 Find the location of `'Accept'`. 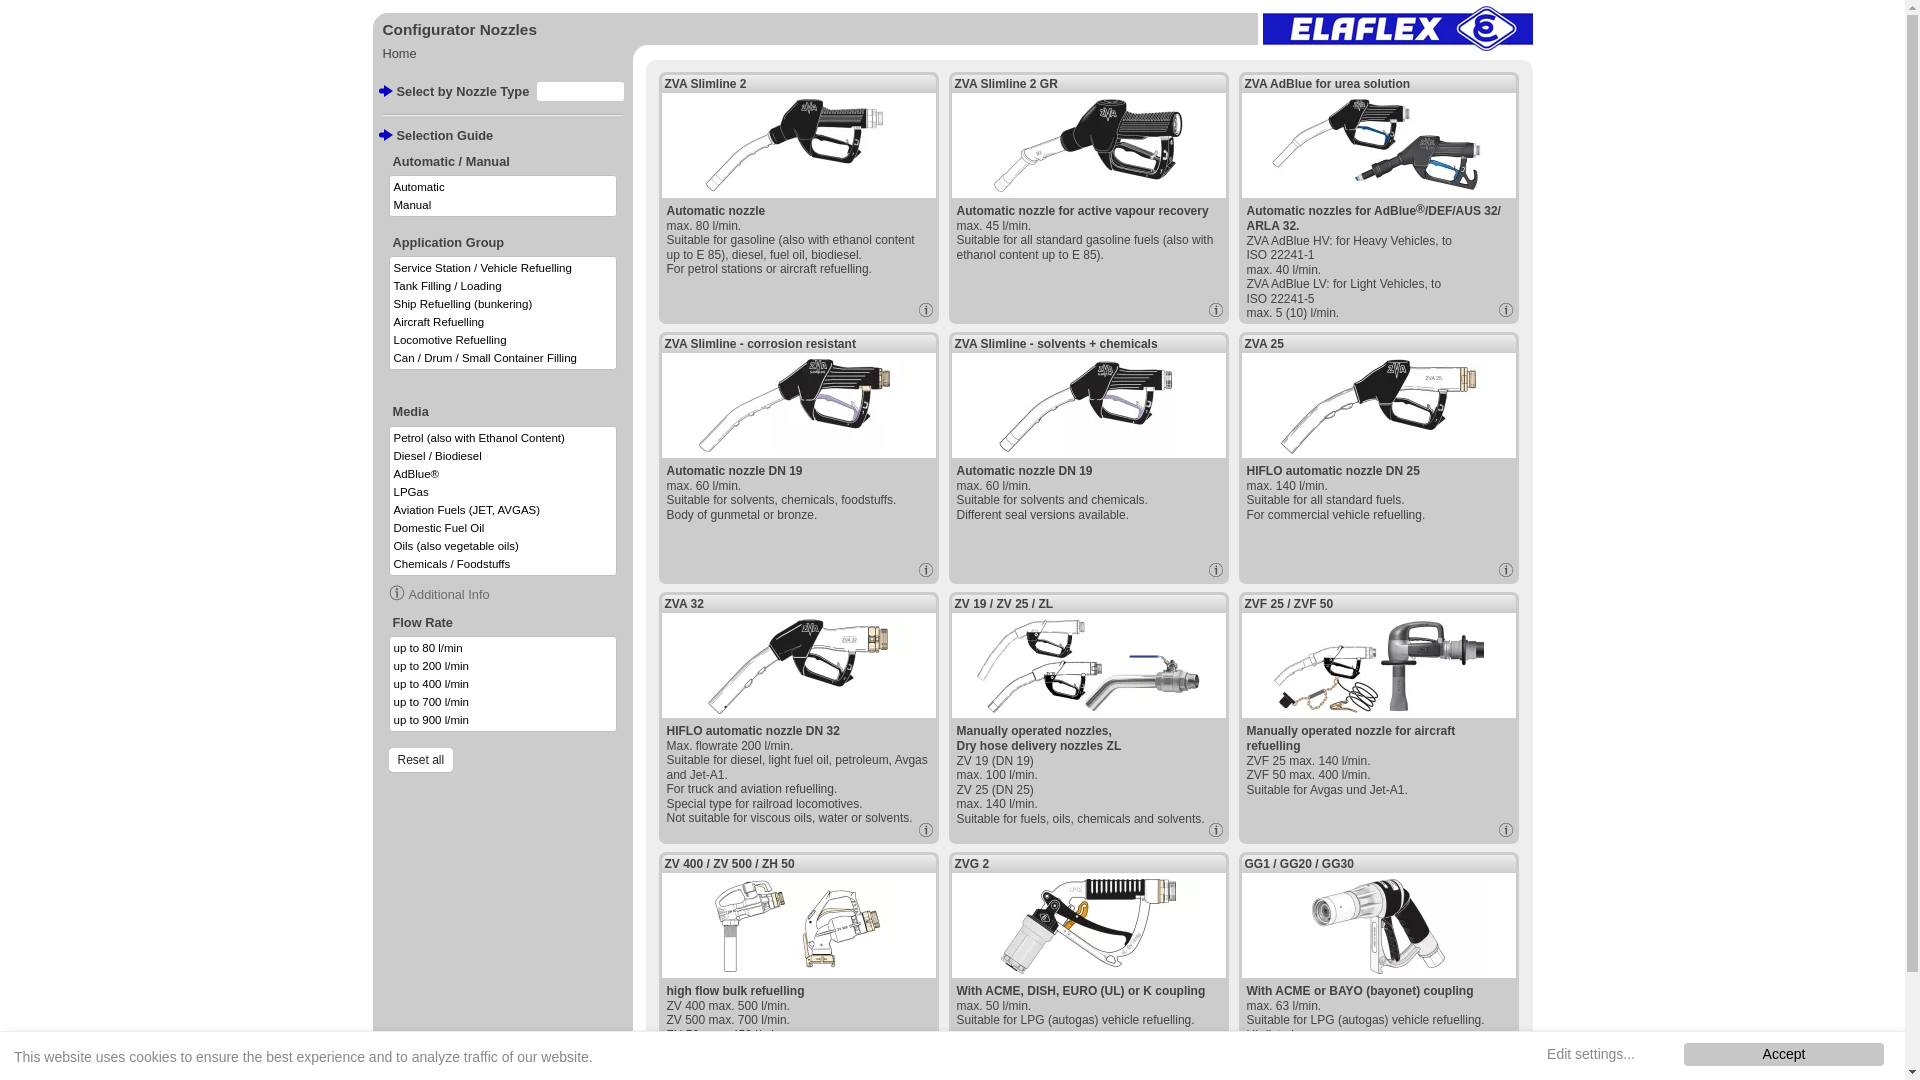

'Accept' is located at coordinates (1784, 1053).